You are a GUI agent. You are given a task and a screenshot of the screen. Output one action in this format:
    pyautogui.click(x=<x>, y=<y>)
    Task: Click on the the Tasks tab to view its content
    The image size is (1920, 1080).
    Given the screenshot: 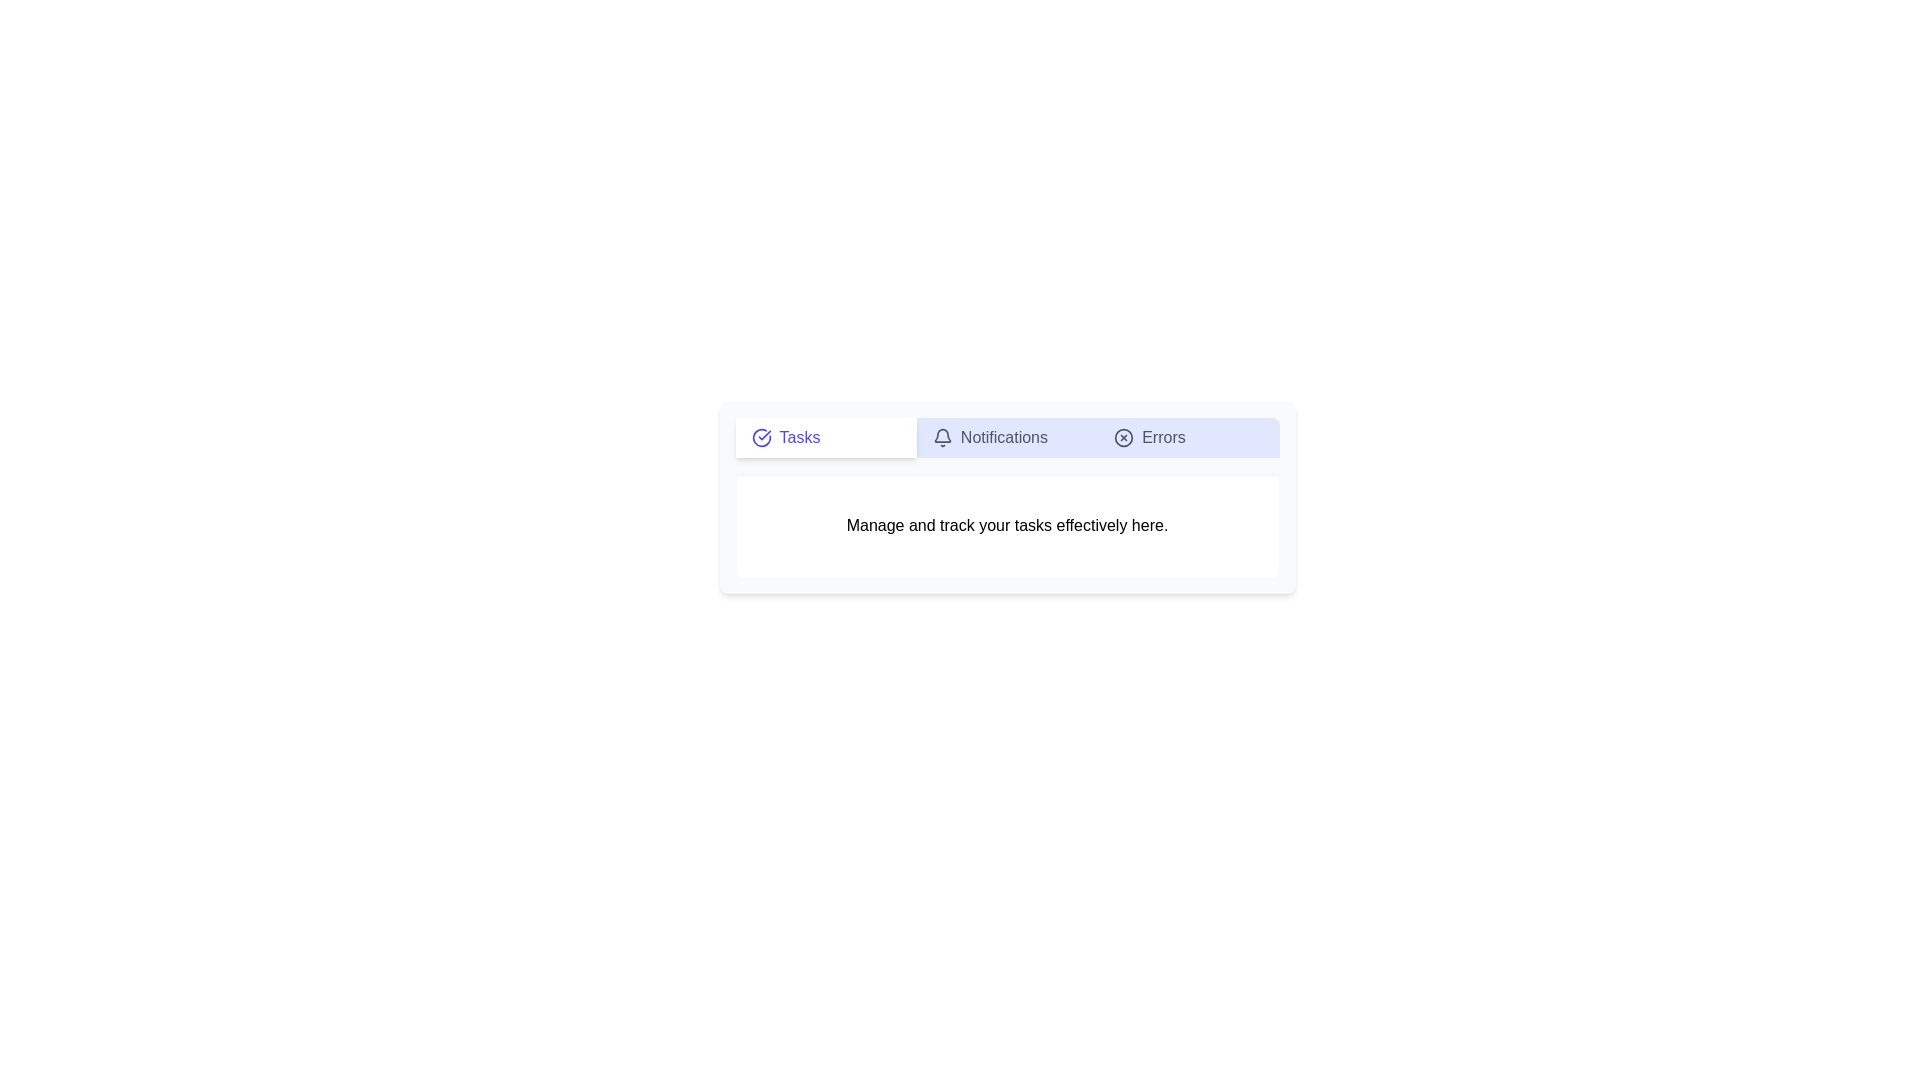 What is the action you would take?
    pyautogui.click(x=826, y=437)
    